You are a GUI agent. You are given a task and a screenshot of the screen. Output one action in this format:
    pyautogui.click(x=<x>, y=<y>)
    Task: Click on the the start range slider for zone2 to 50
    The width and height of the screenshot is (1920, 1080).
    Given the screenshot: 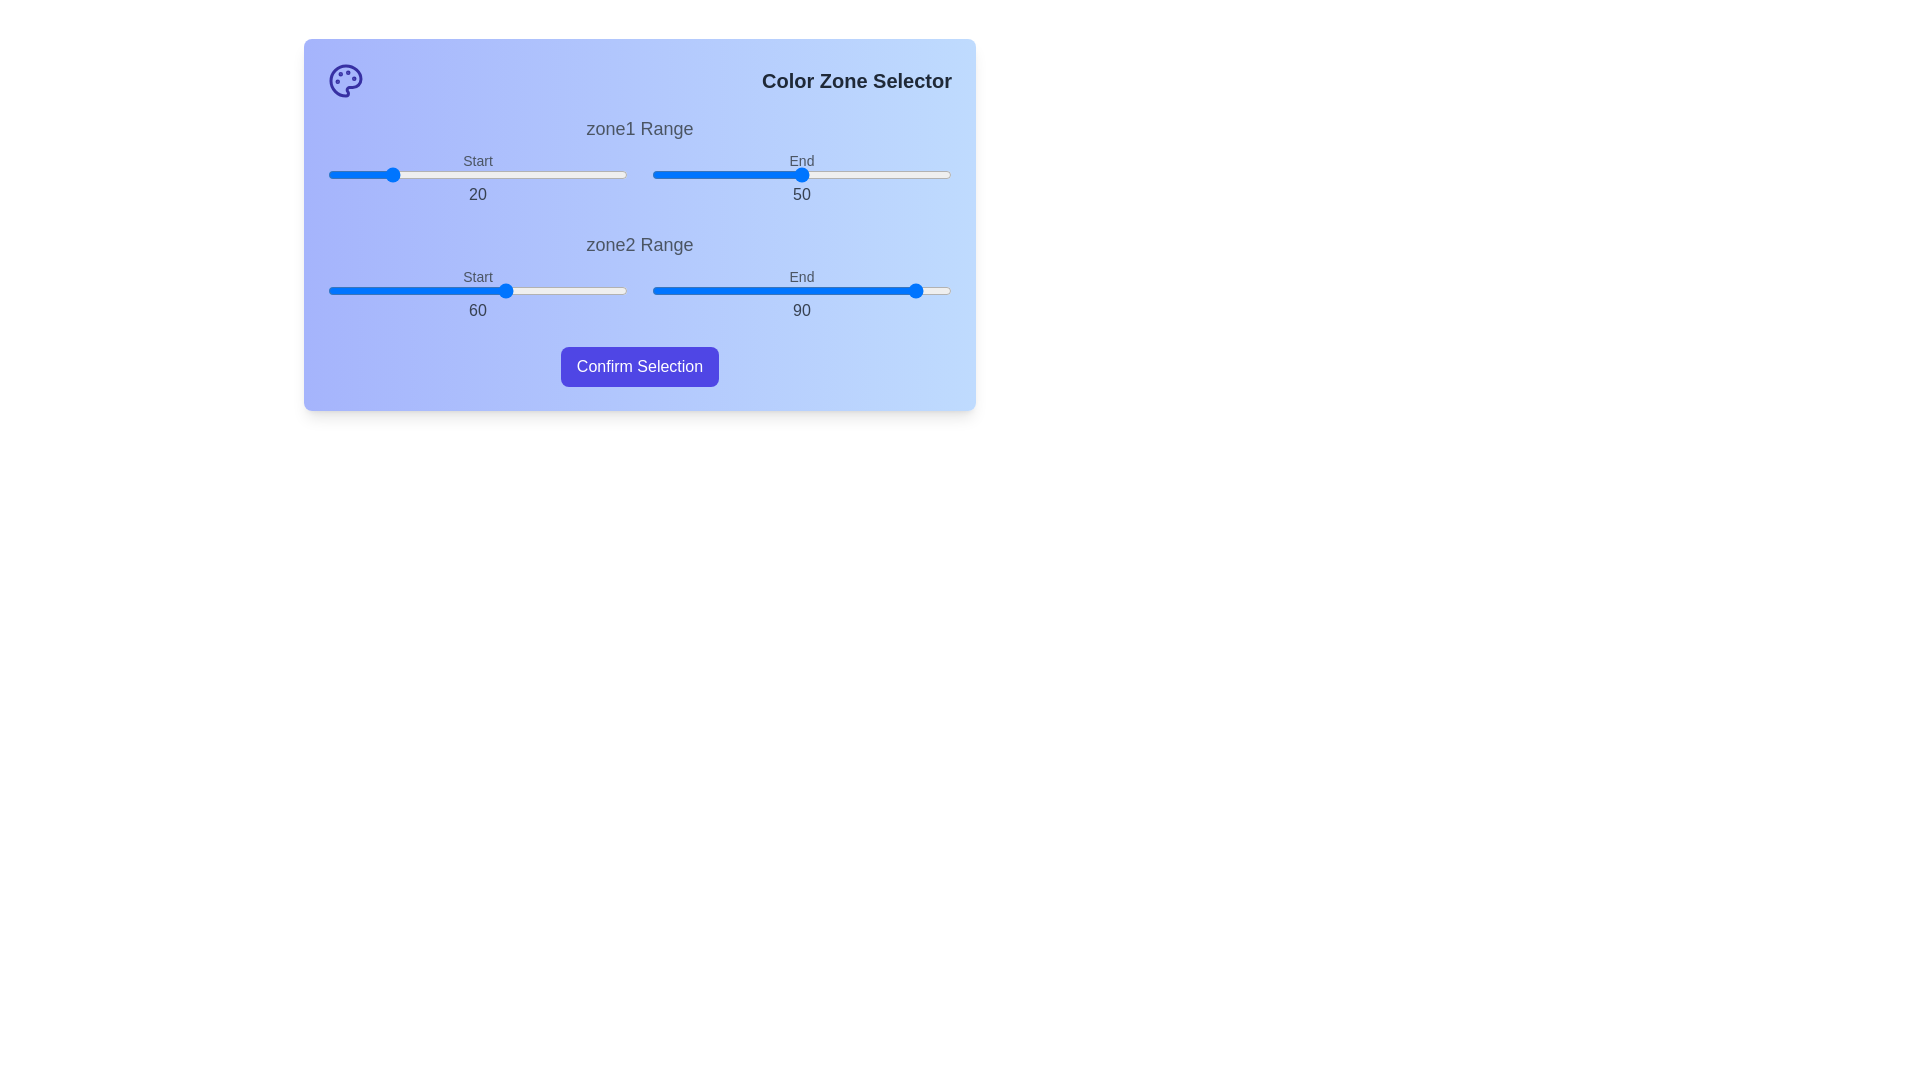 What is the action you would take?
    pyautogui.click(x=477, y=290)
    